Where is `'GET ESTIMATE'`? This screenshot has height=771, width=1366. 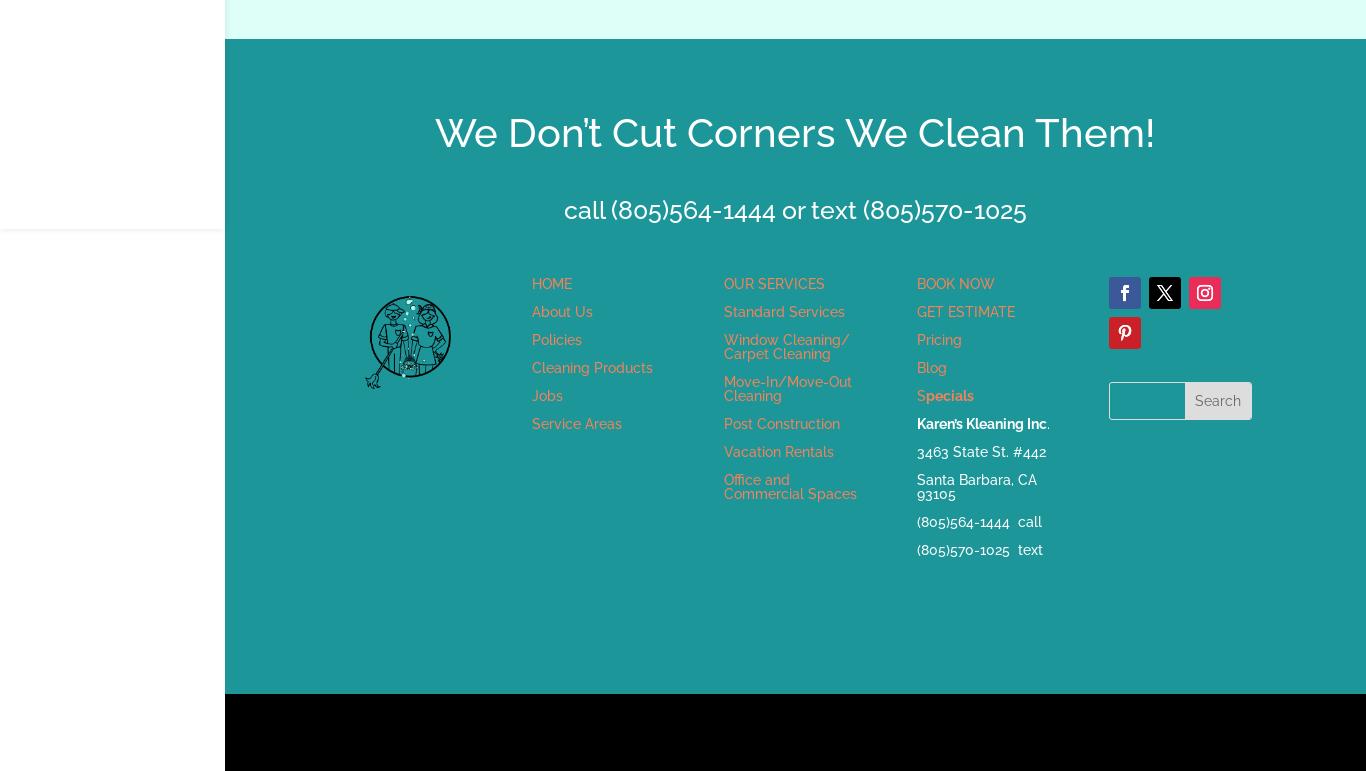
'GET ESTIMATE' is located at coordinates (964, 311).